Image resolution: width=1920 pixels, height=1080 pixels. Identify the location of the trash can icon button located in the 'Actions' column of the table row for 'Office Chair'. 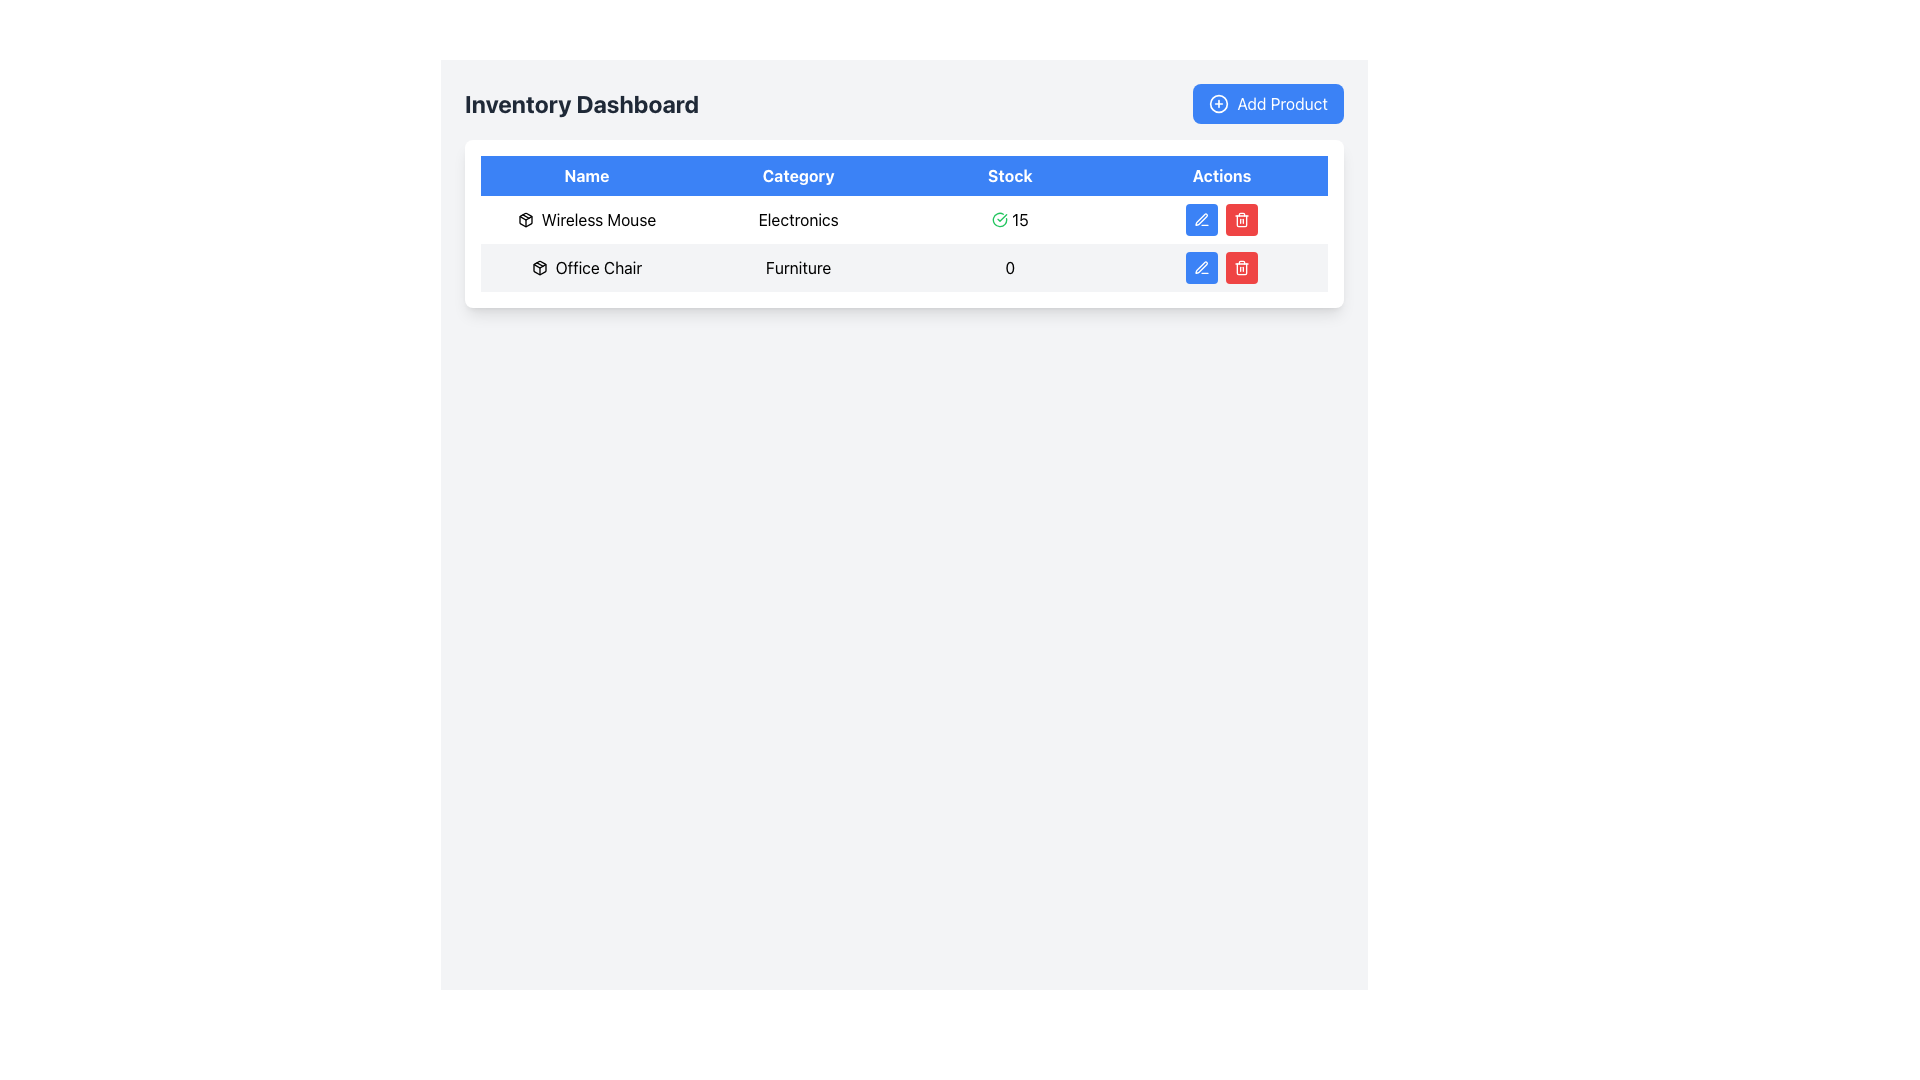
(1241, 219).